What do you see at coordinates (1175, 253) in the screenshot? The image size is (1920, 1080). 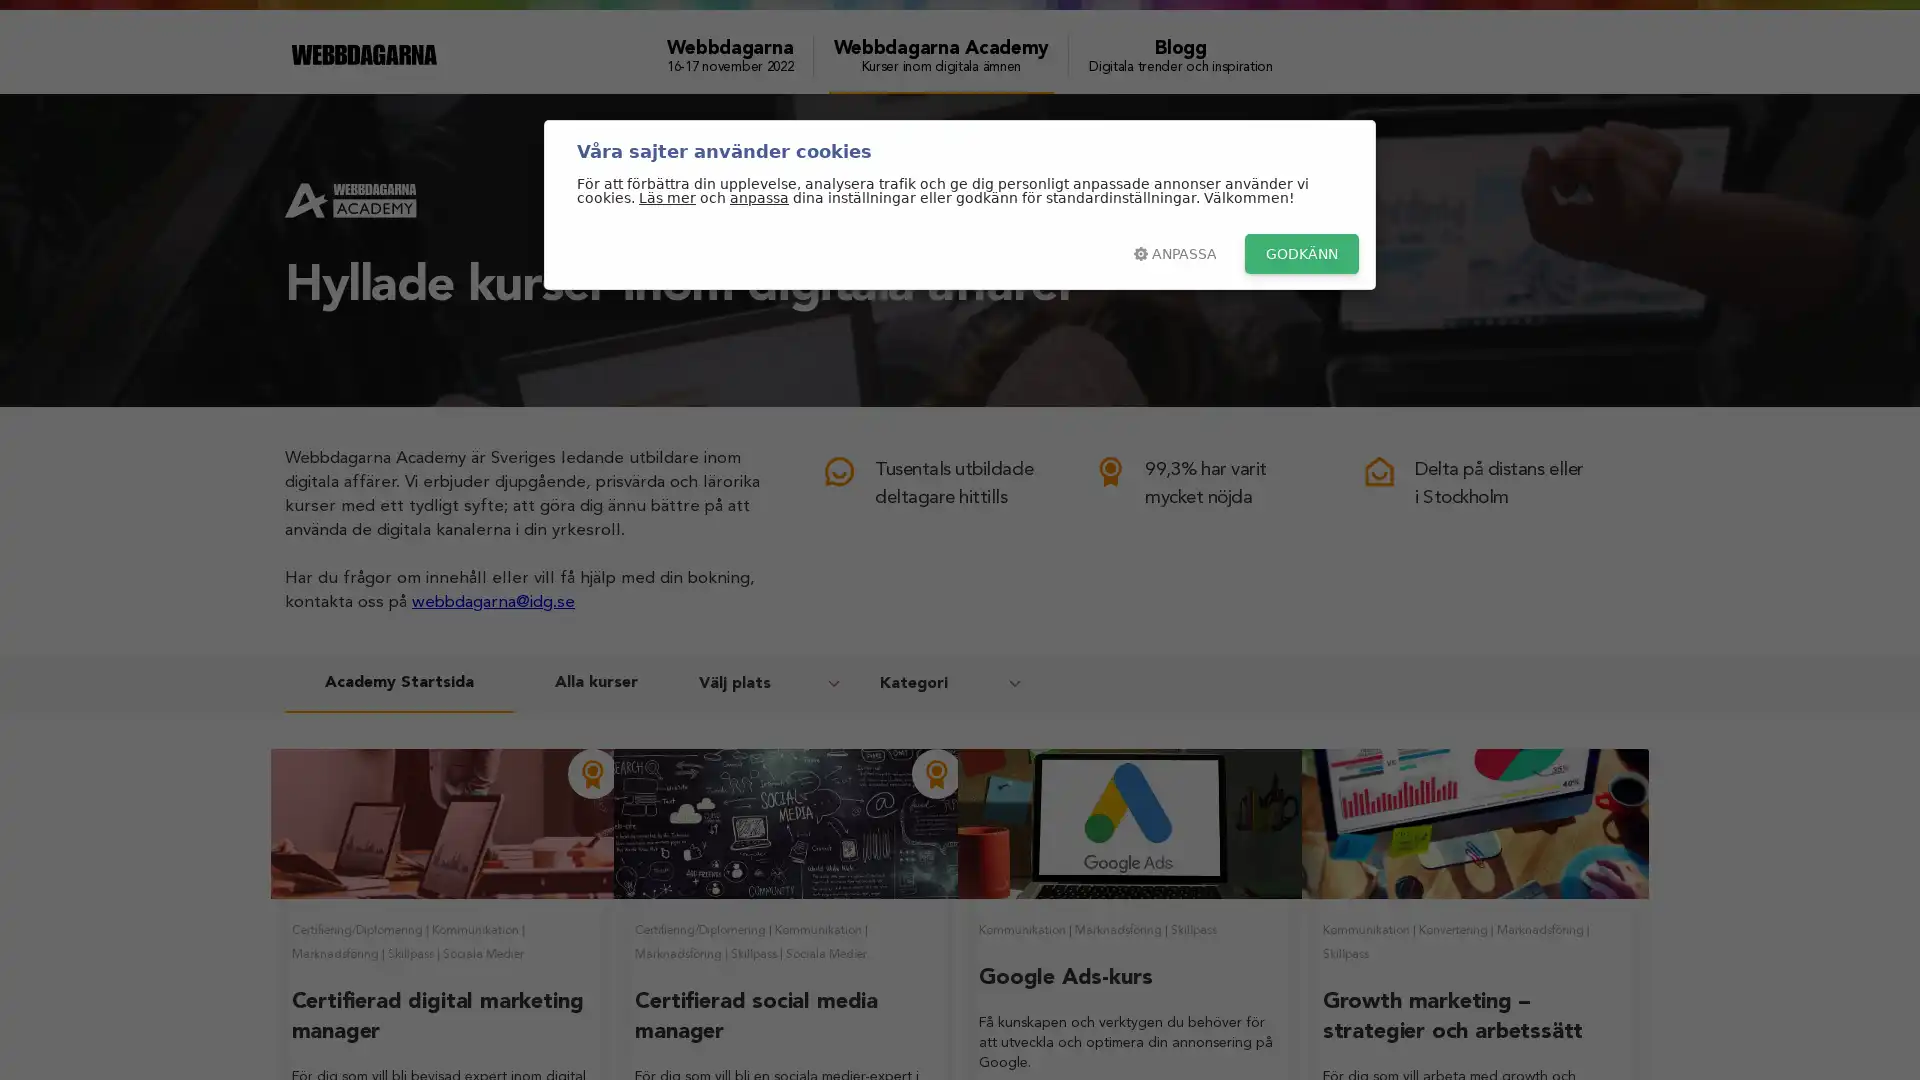 I see `INSTALLNINGAR:ANPASSA` at bounding box center [1175, 253].